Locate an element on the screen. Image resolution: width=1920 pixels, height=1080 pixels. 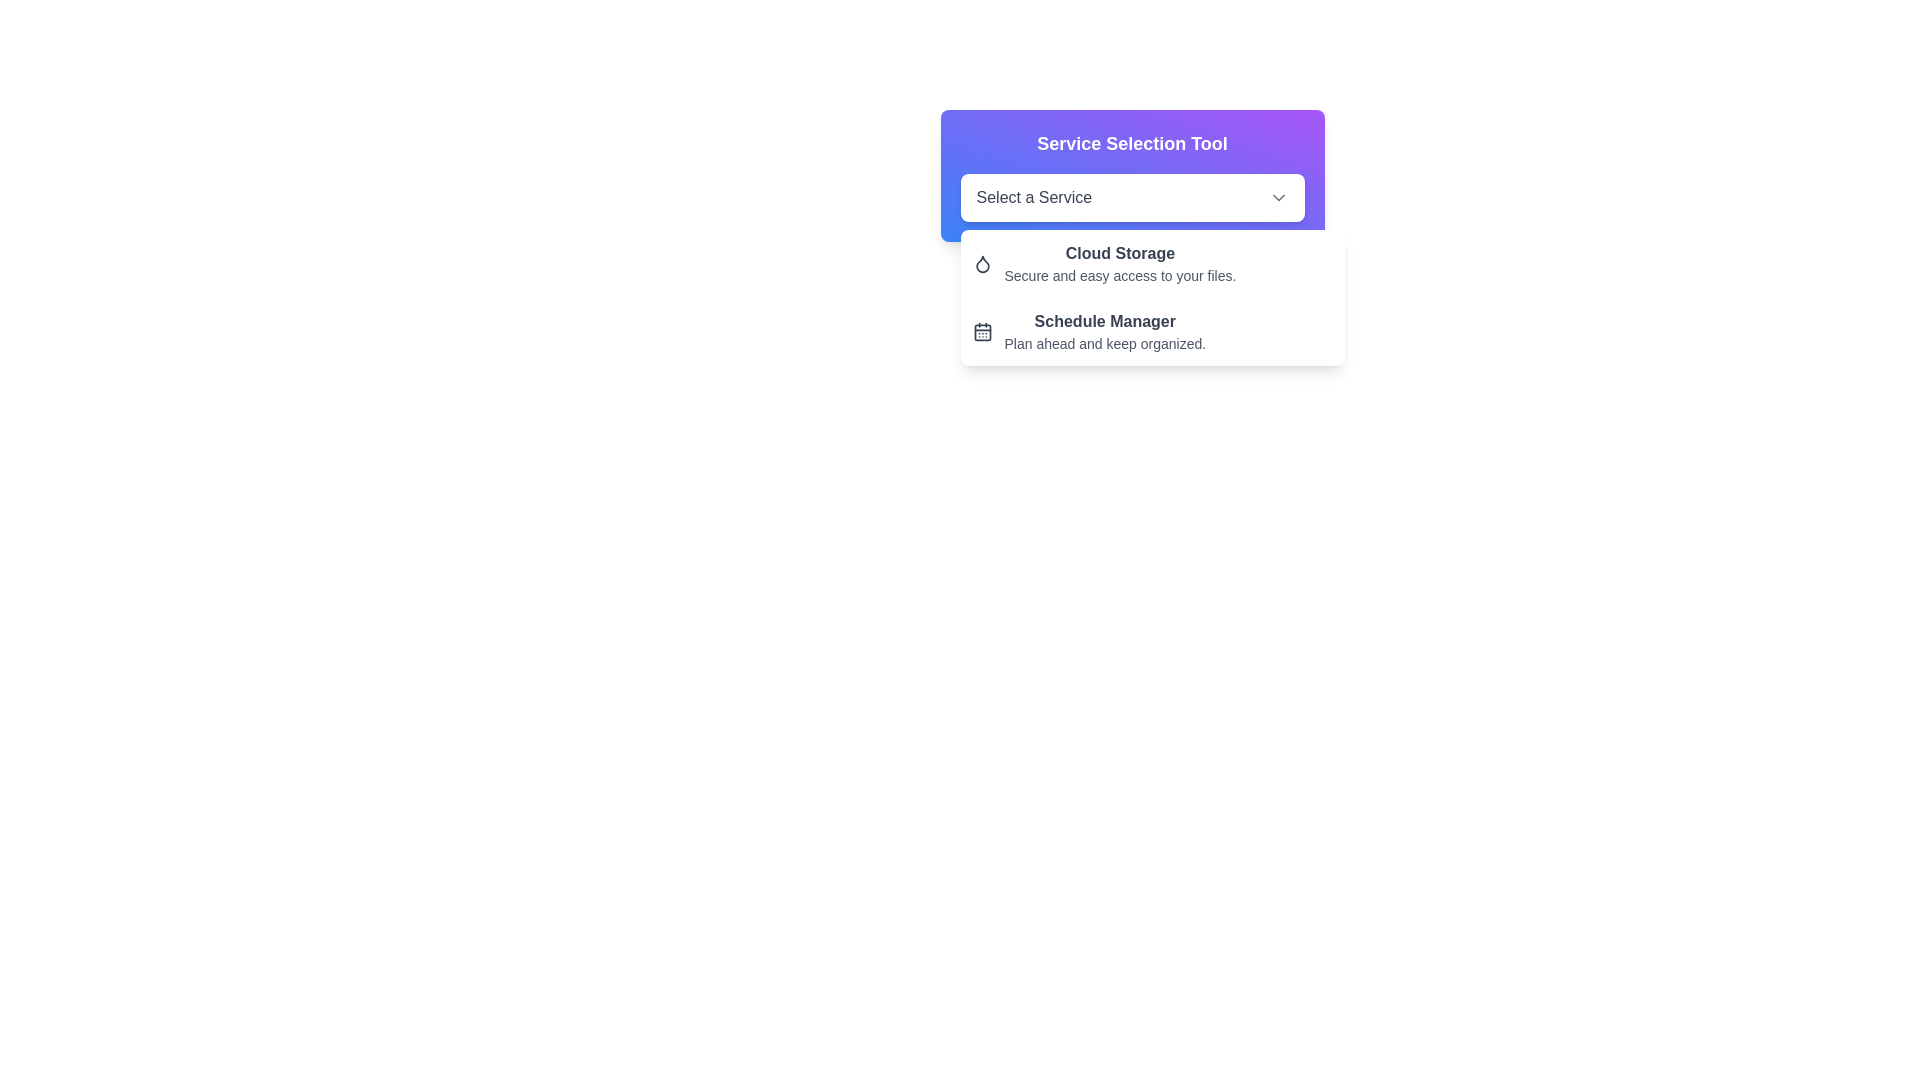
the 'Schedule Manager' text block within the service selection menu is located at coordinates (1104, 330).